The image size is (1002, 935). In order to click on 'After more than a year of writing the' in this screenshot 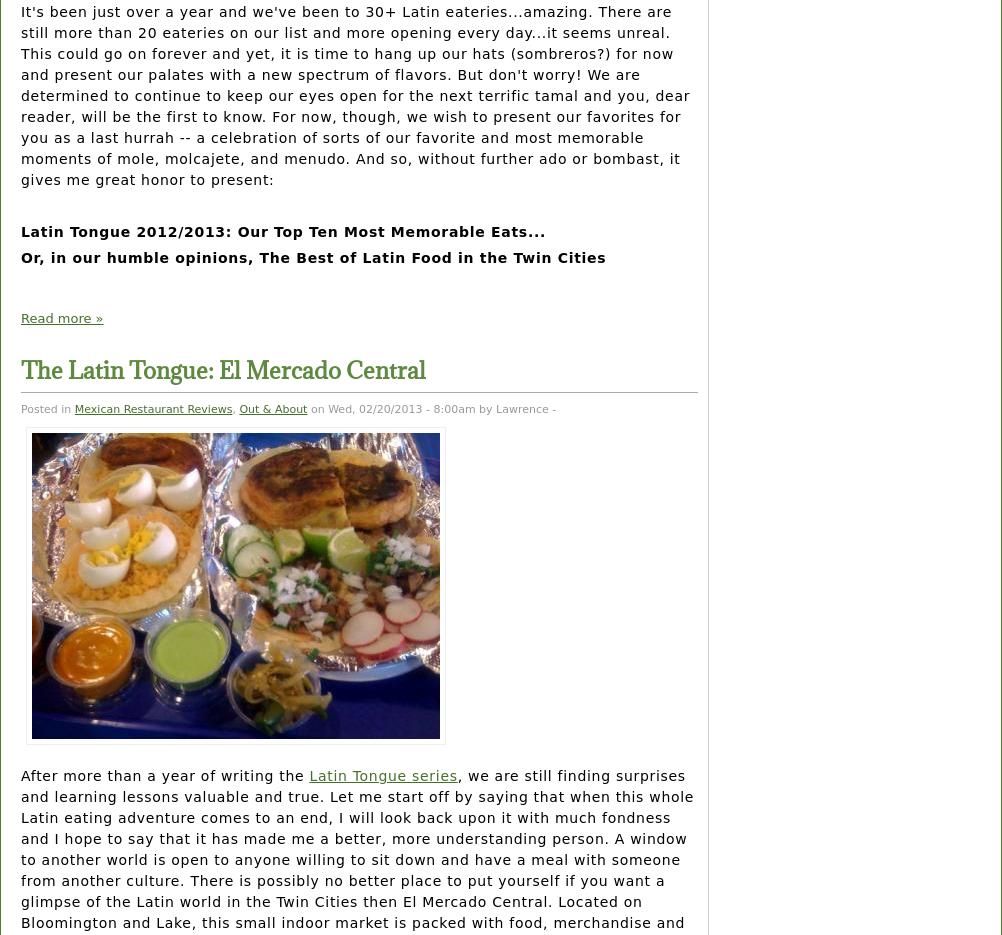, I will do `click(164, 774)`.